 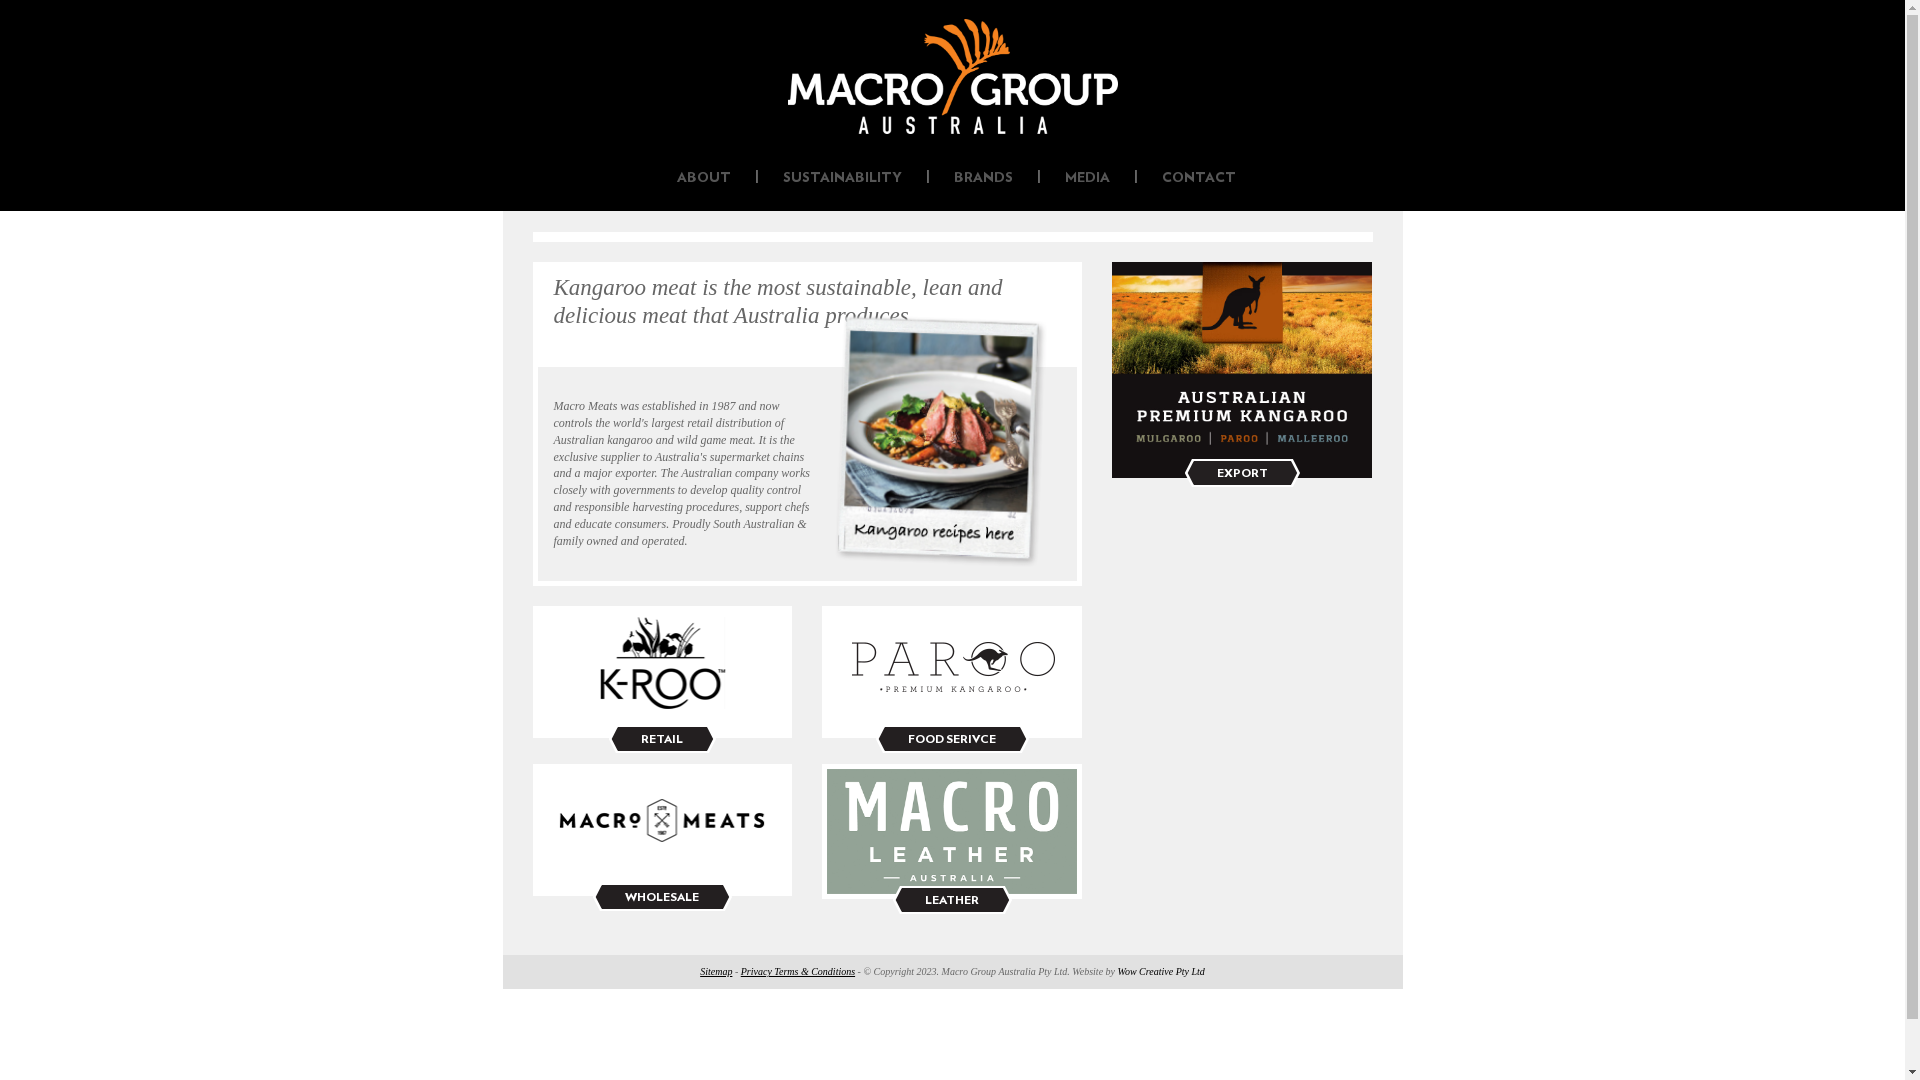 What do you see at coordinates (1199, 176) in the screenshot?
I see `'CONTACT'` at bounding box center [1199, 176].